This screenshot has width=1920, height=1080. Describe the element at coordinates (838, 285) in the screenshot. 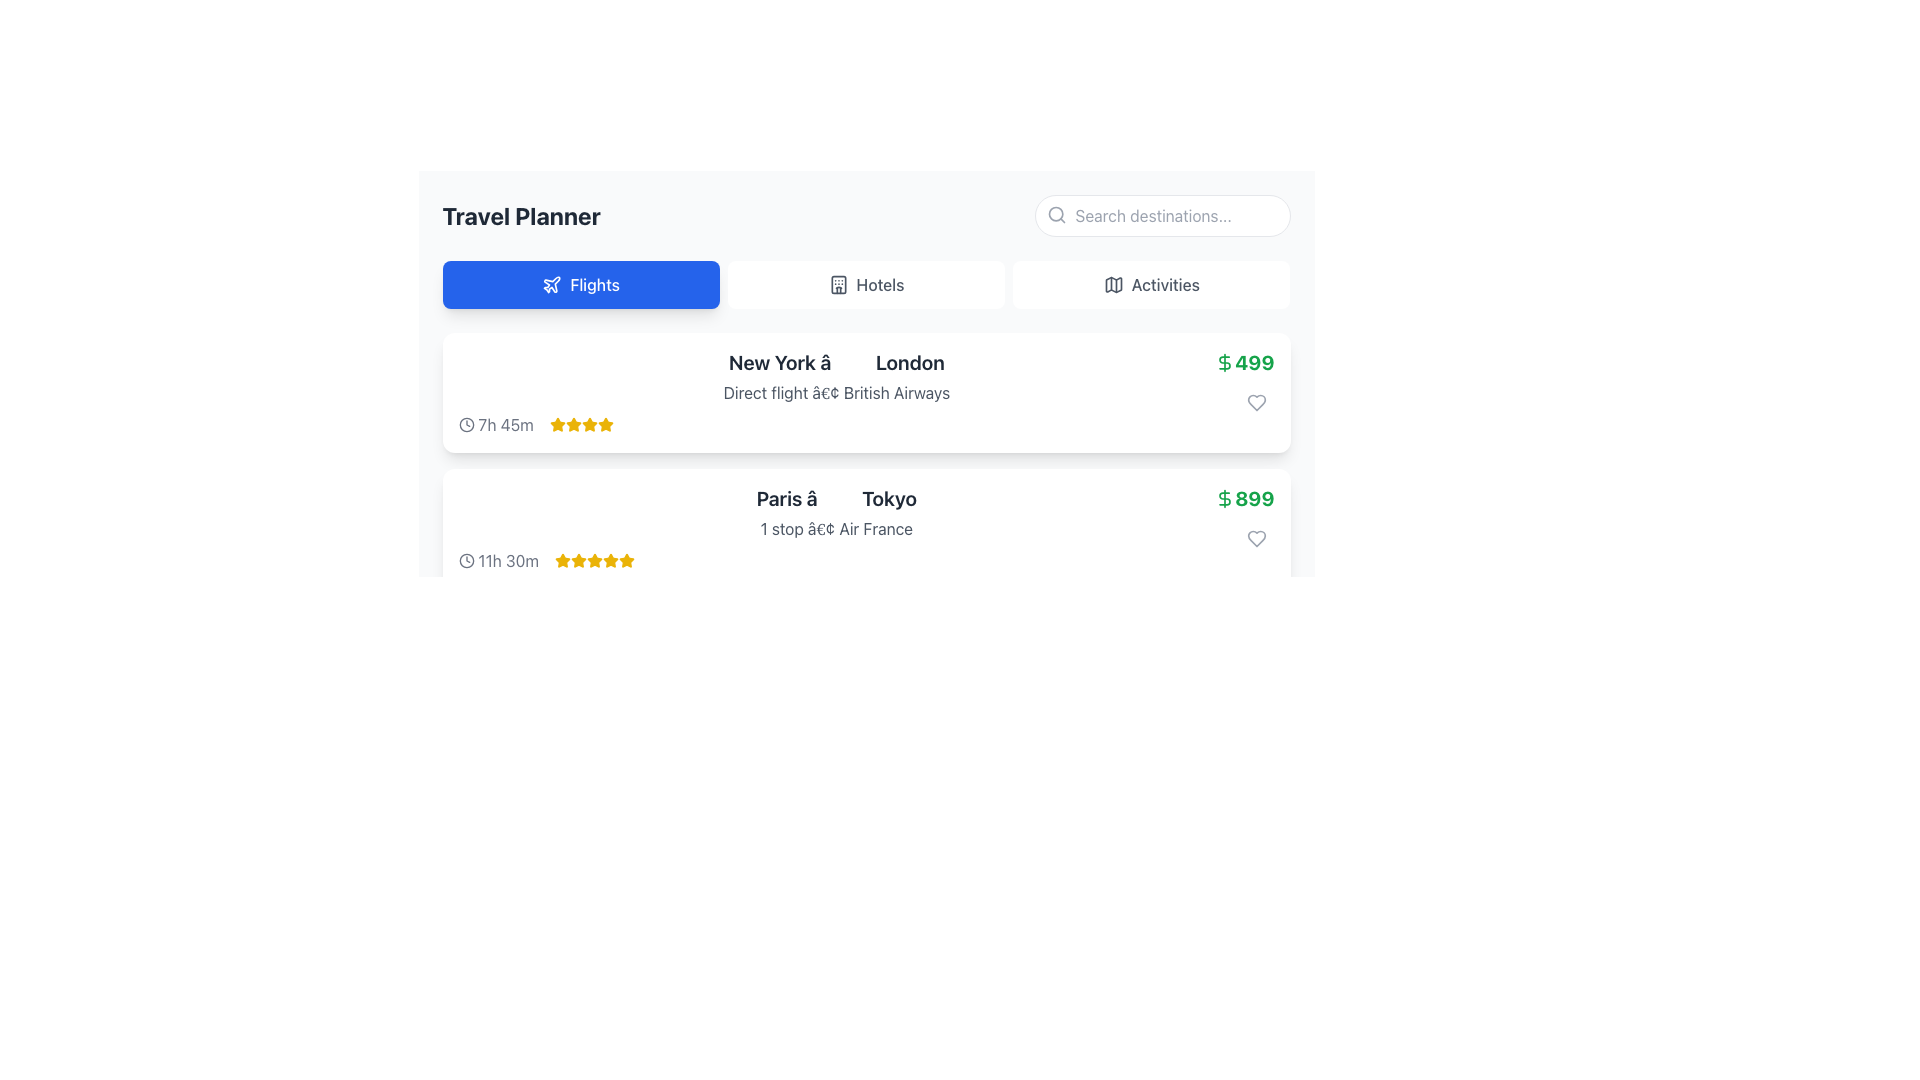

I see `the rectangular graphical icon element representing a building, which is located in the 'Hotels' tab button on the top navigation bar` at that location.